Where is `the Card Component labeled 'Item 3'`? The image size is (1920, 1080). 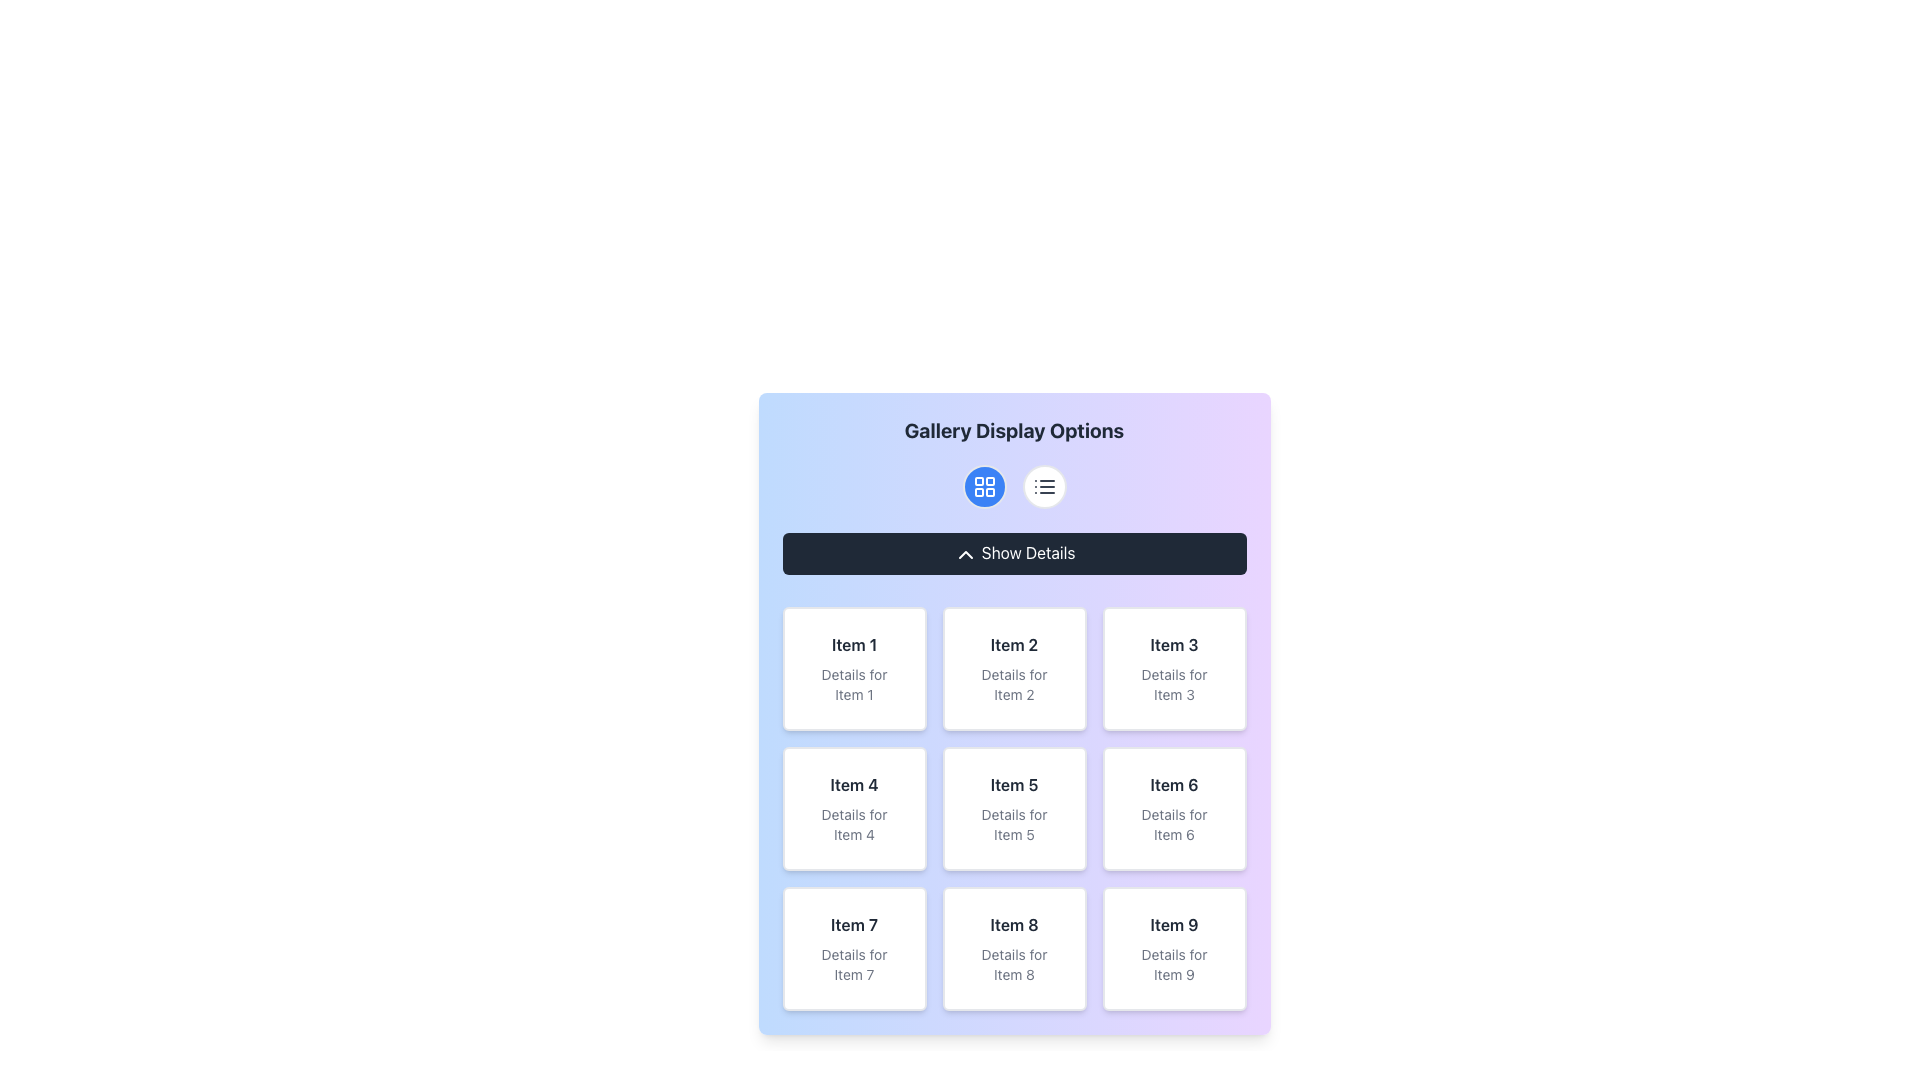
the Card Component labeled 'Item 3' is located at coordinates (1174, 668).